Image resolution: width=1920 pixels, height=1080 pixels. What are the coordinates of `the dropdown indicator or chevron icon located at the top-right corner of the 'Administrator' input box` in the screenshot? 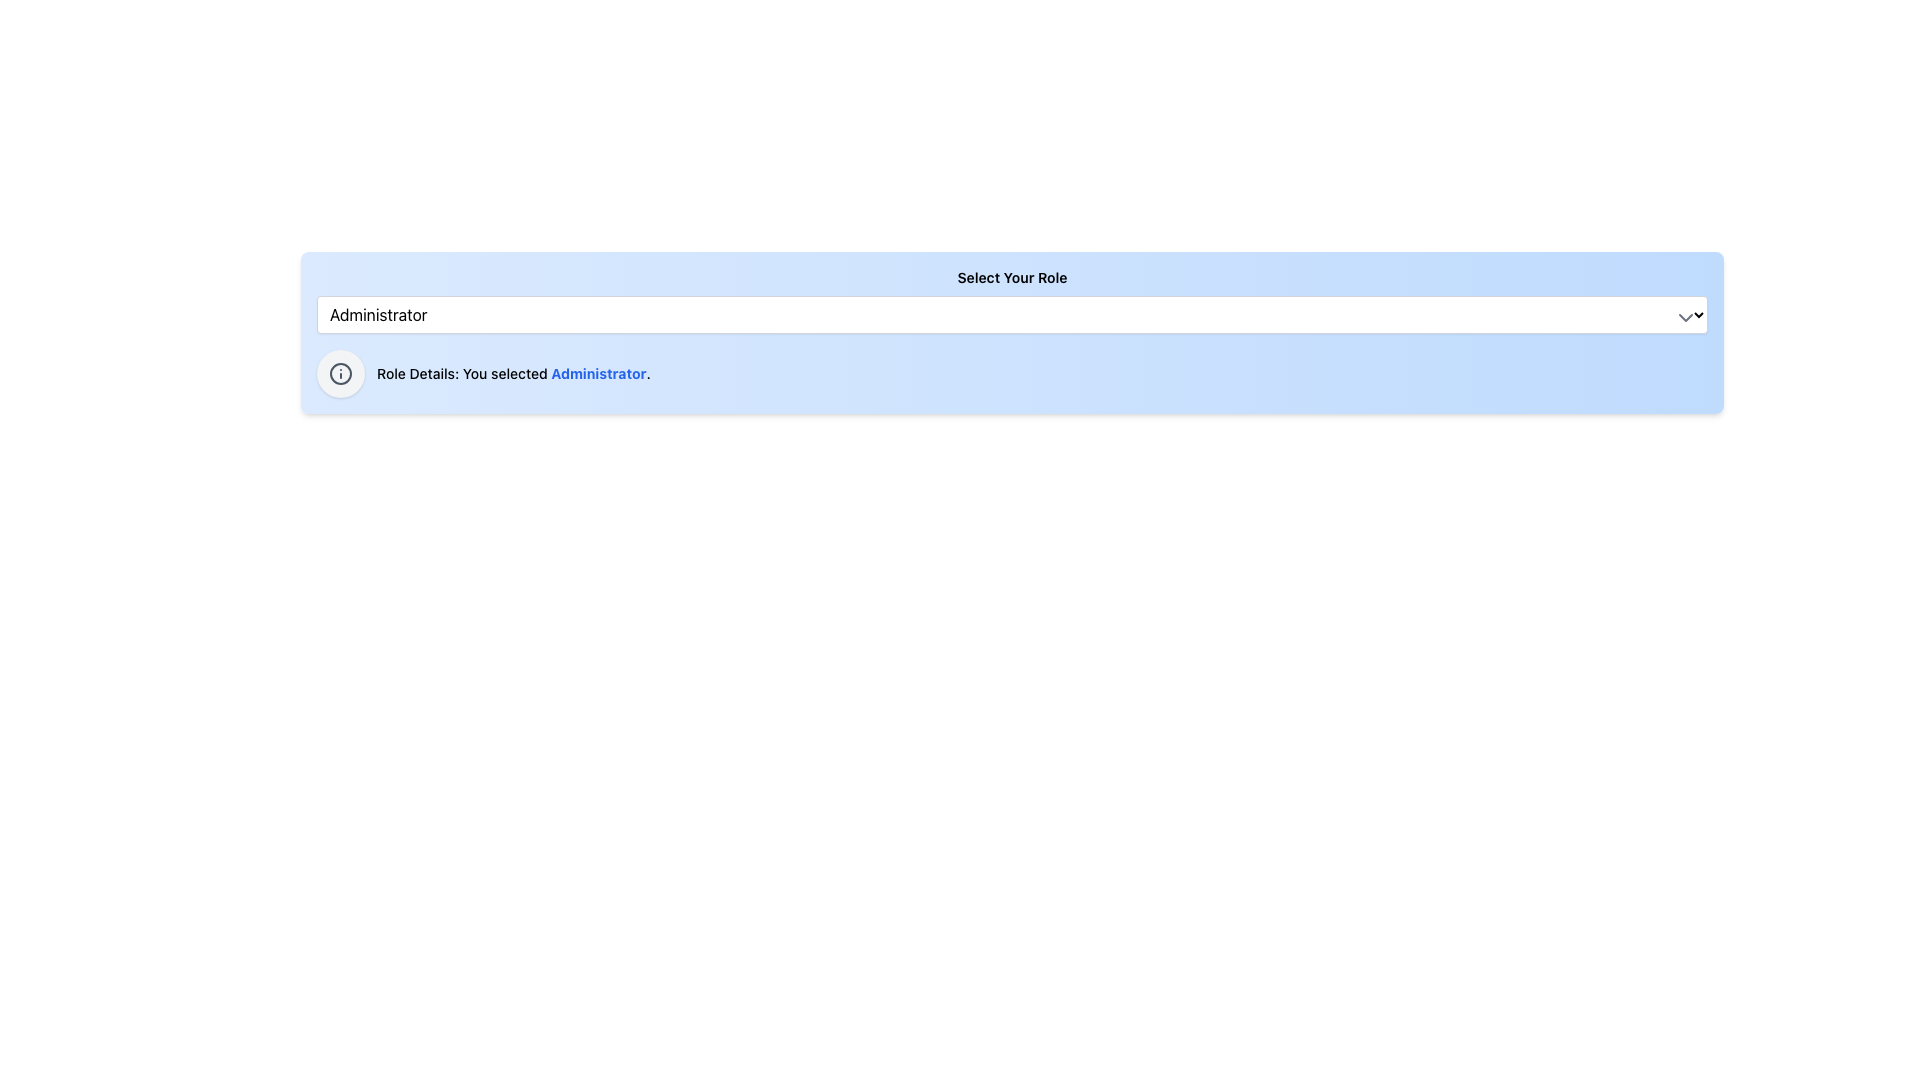 It's located at (1684, 316).